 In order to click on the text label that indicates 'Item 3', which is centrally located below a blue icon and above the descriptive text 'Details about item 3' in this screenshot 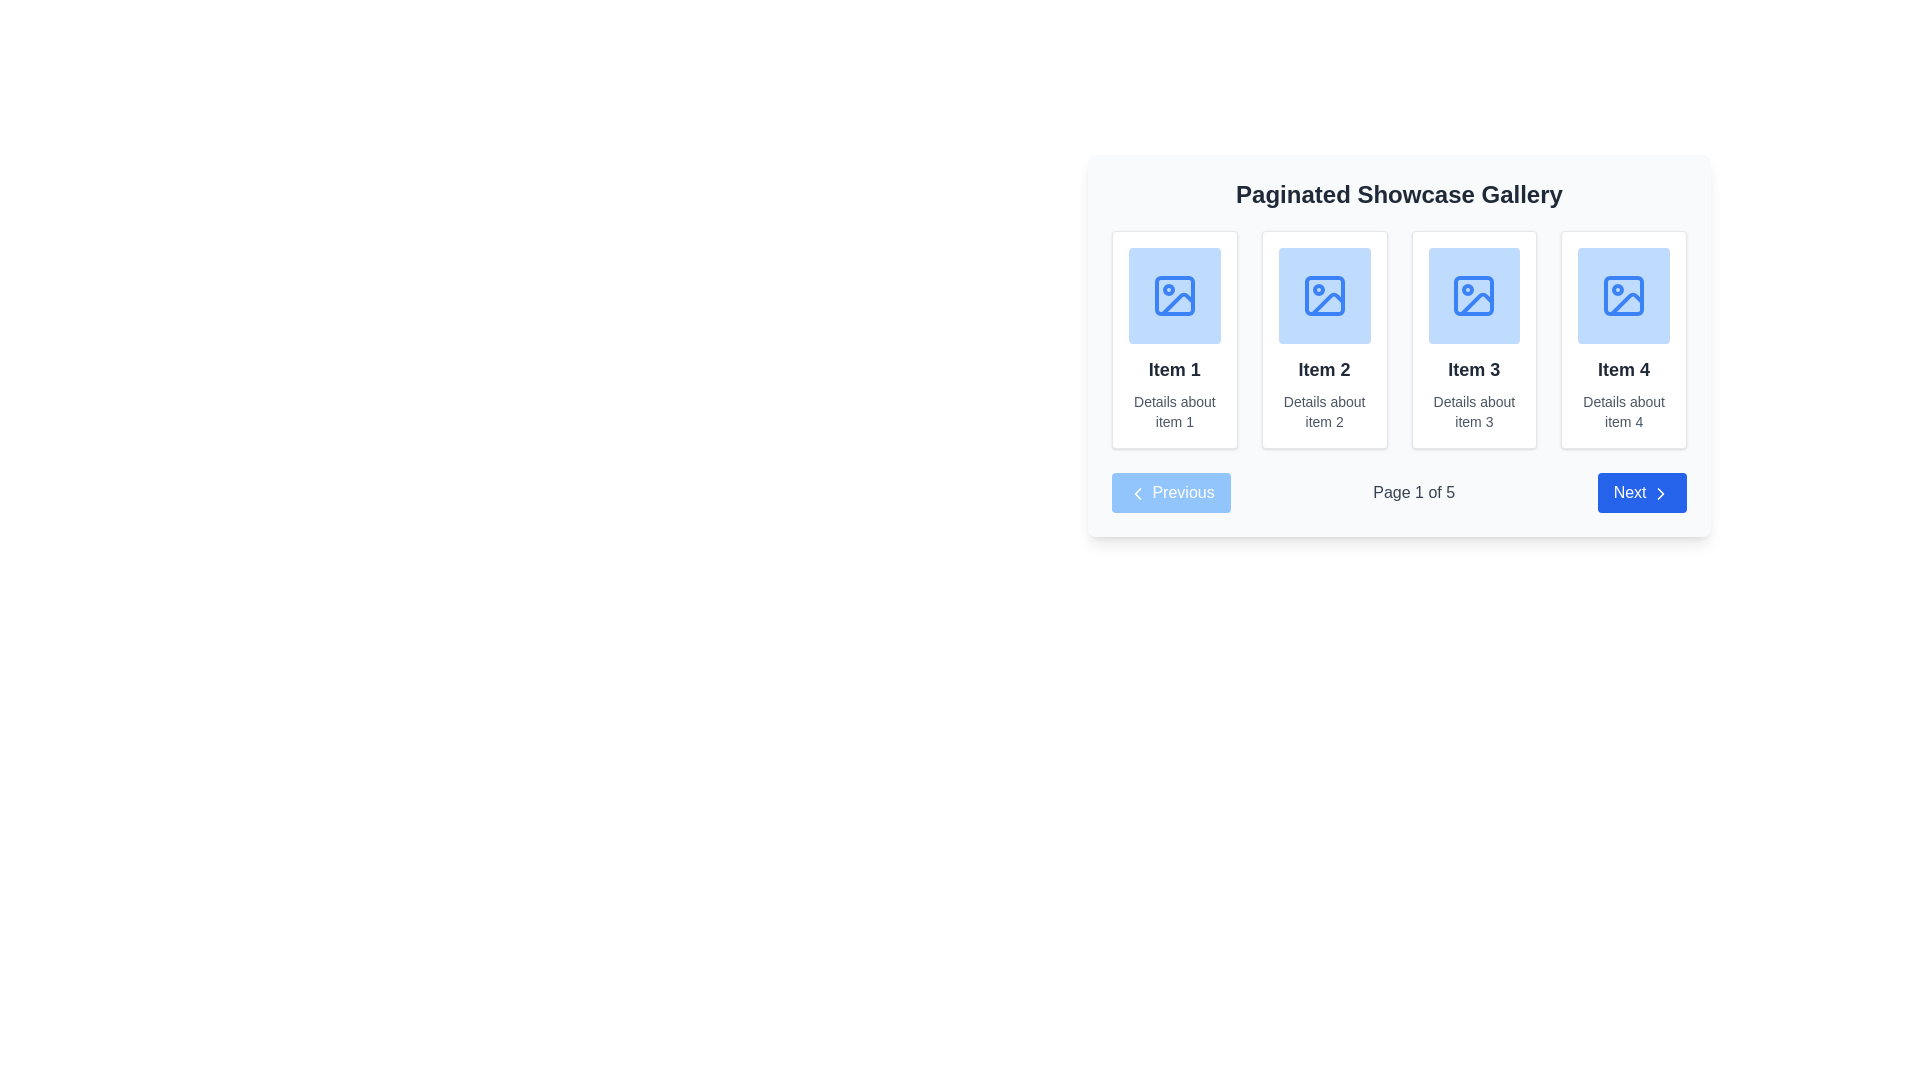, I will do `click(1474, 370)`.